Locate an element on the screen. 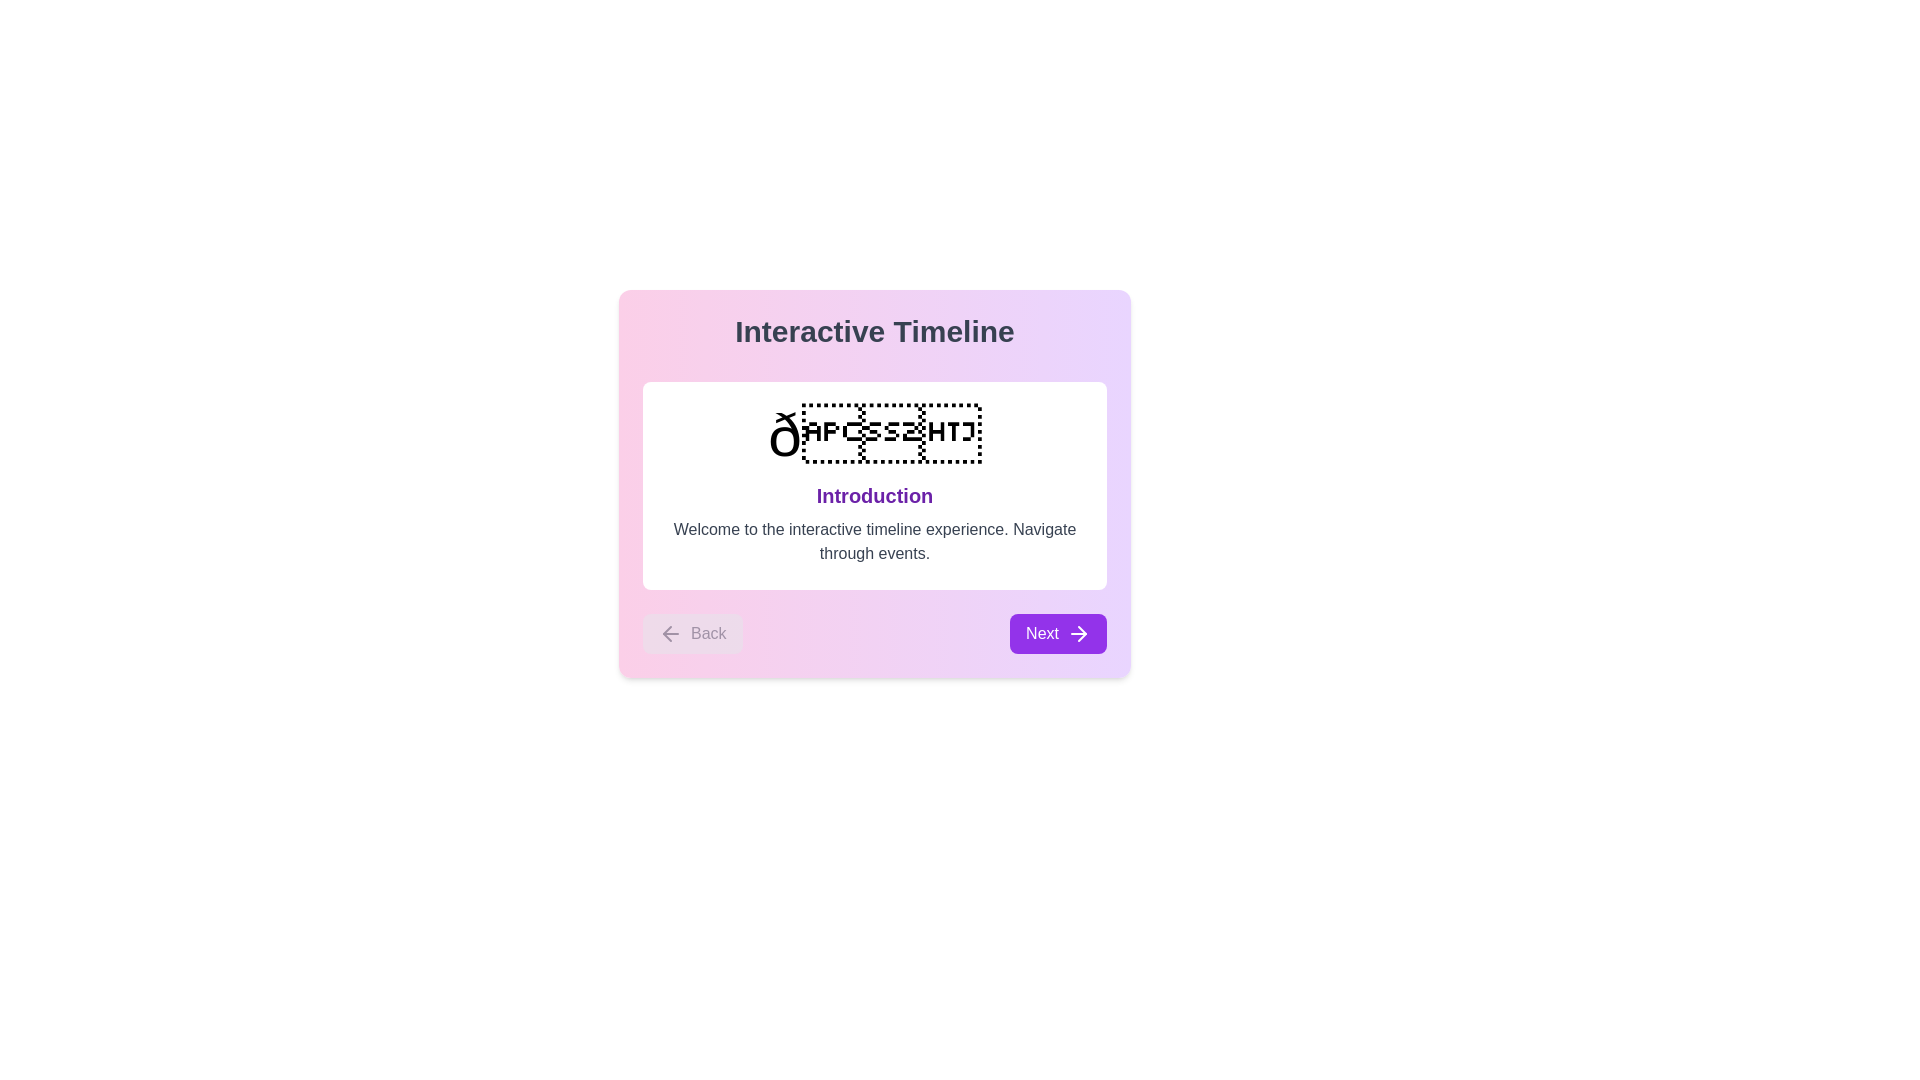 This screenshot has width=1920, height=1080. the leftward-pointing gray arrow icon located within the 'Back' button in the lower-left corner of the card interface is located at coordinates (671, 633).